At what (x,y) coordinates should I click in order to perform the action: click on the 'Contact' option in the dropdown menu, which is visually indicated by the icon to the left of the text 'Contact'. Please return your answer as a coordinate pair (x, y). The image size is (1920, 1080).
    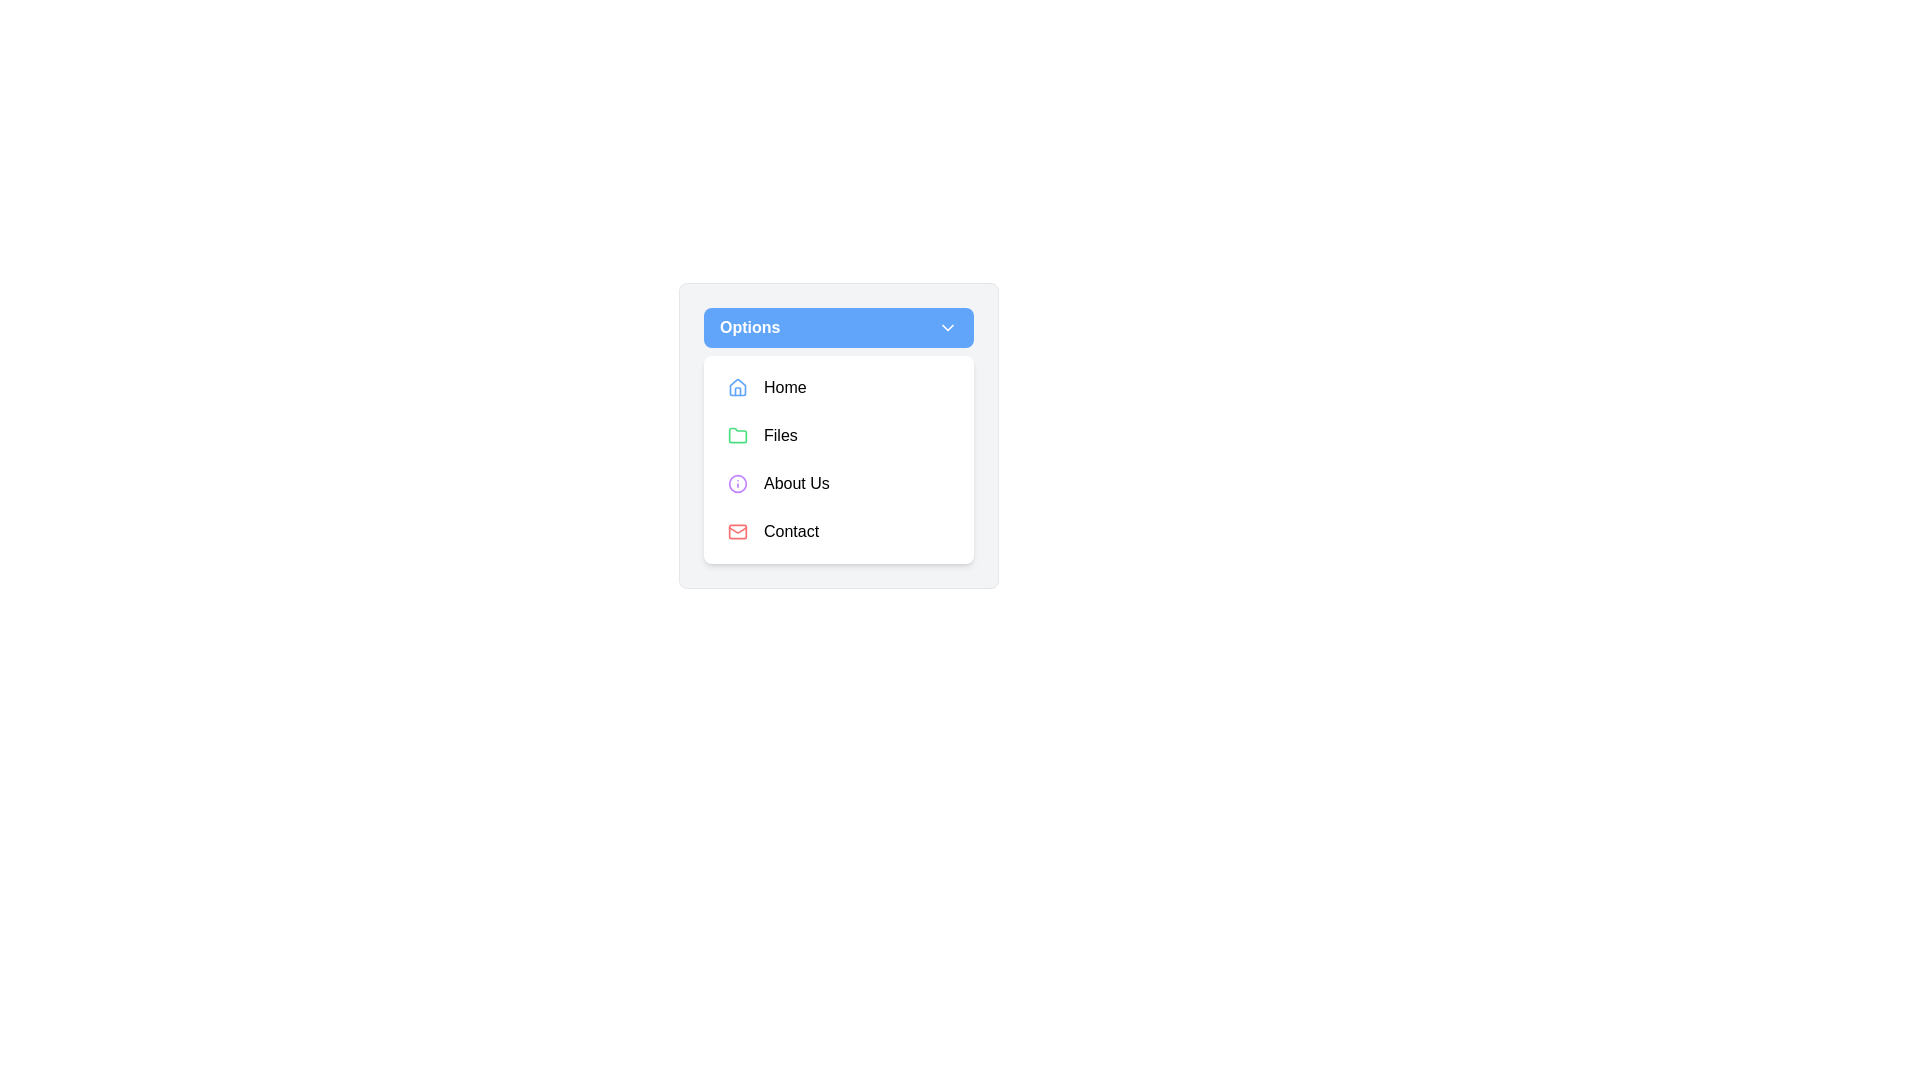
    Looking at the image, I should click on (737, 531).